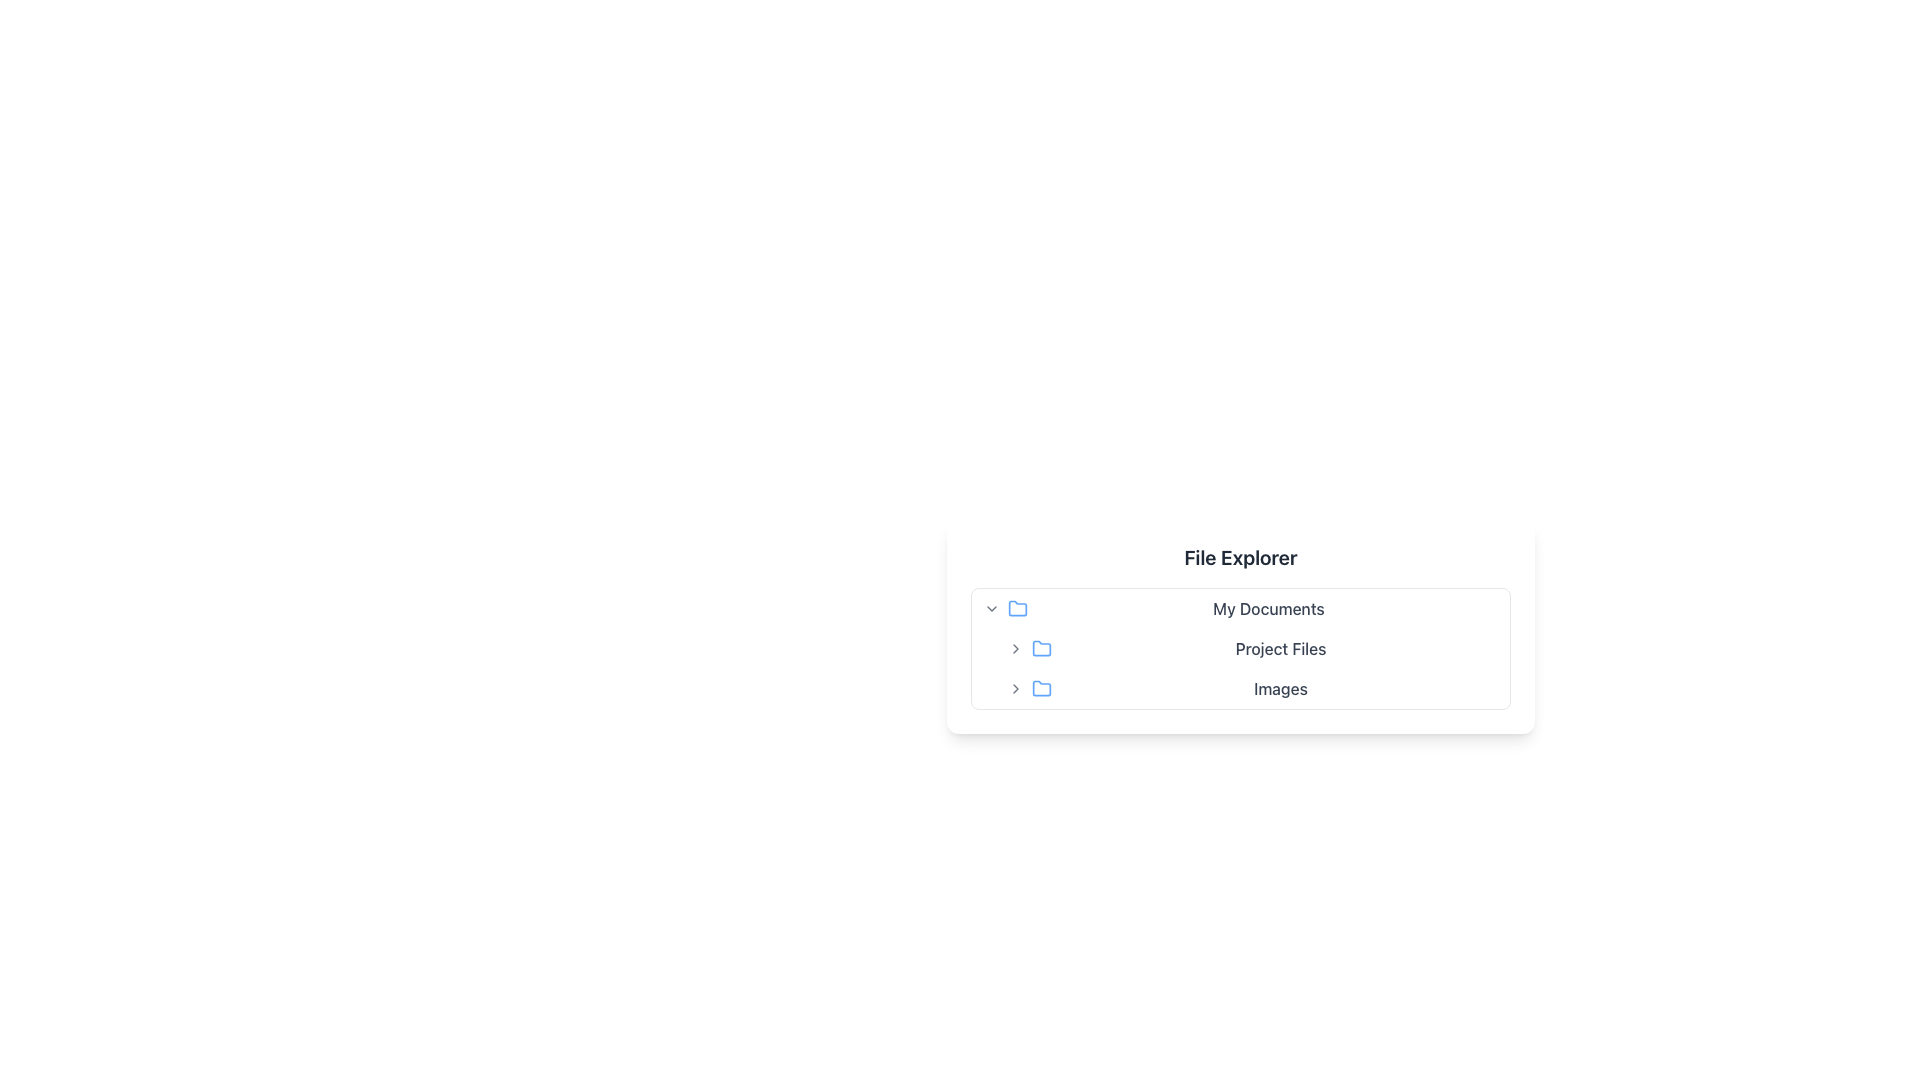  I want to click on the small downward-pointing chevron icon within the circular area to the left of 'My Documents', so click(992, 608).